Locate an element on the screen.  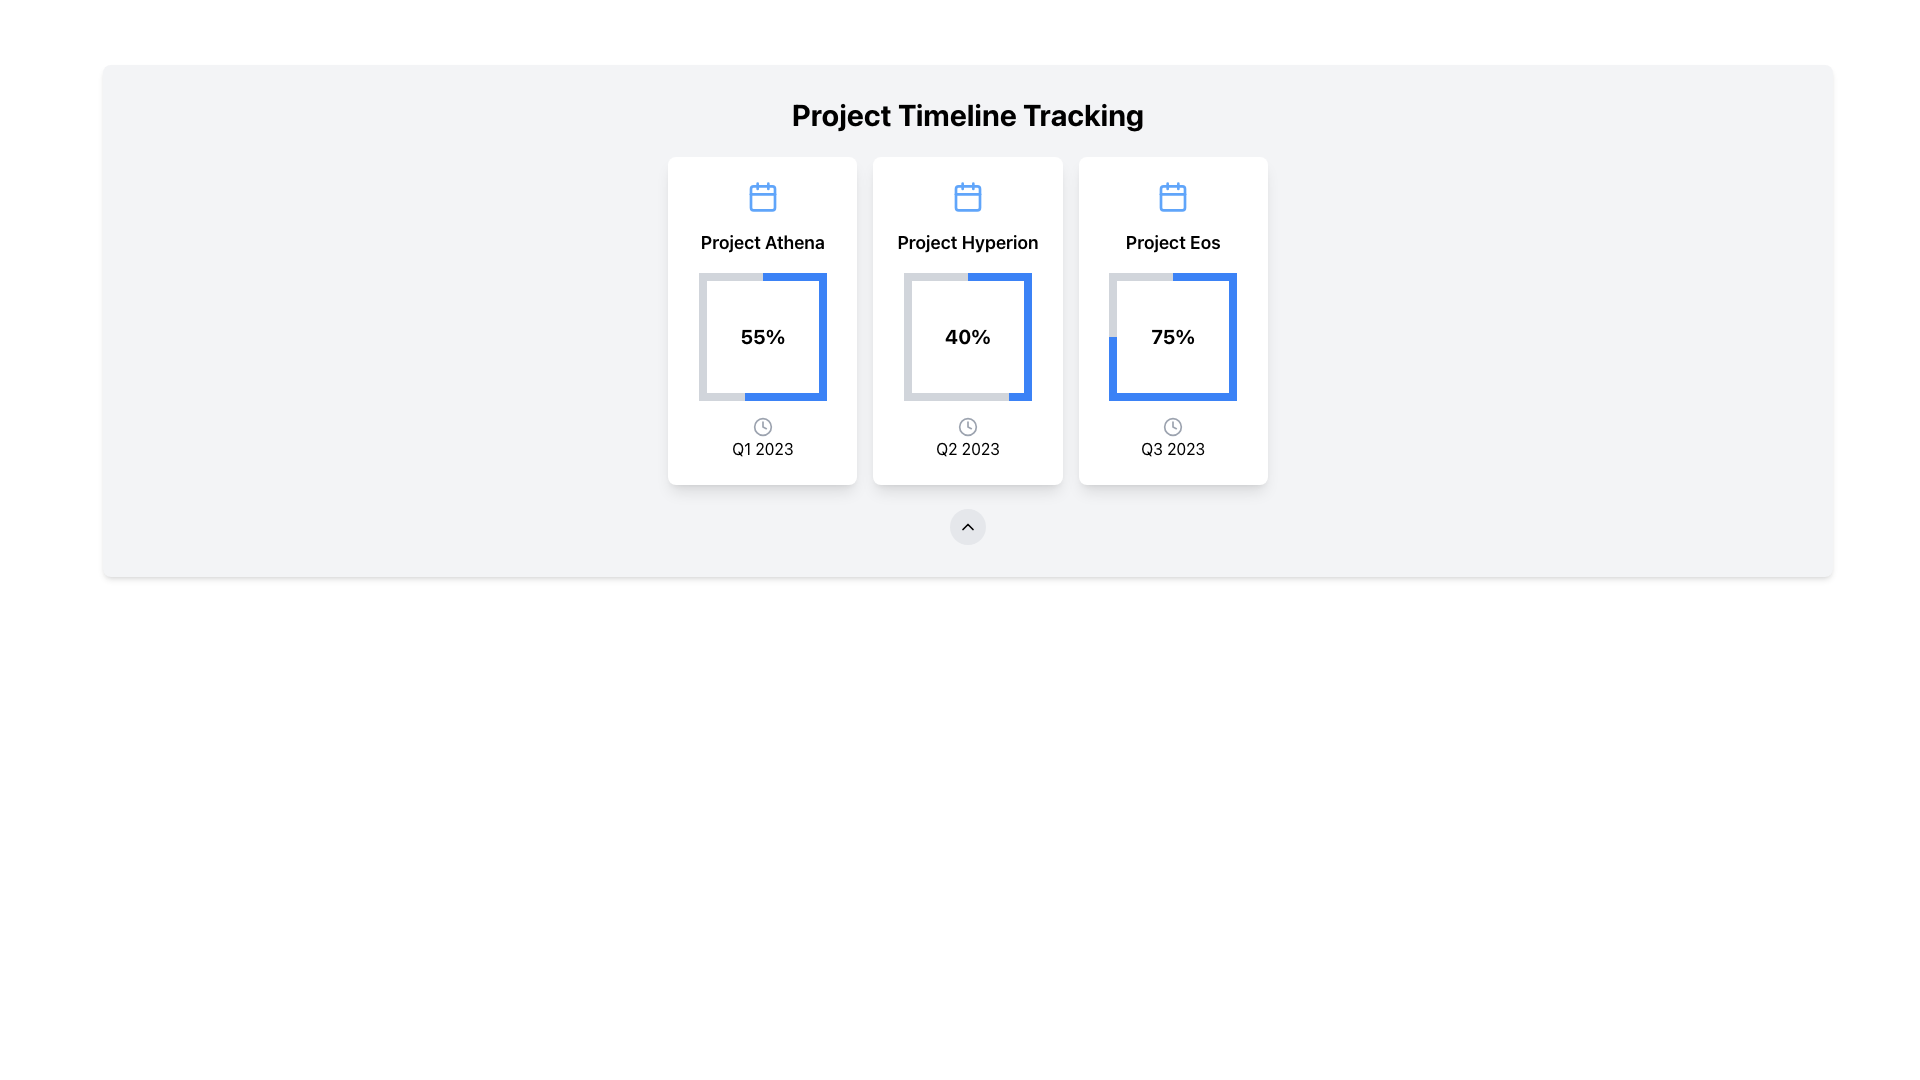
text displayed in the progress percentage label for the project 'Eos', which shows '75%' is located at coordinates (1173, 335).